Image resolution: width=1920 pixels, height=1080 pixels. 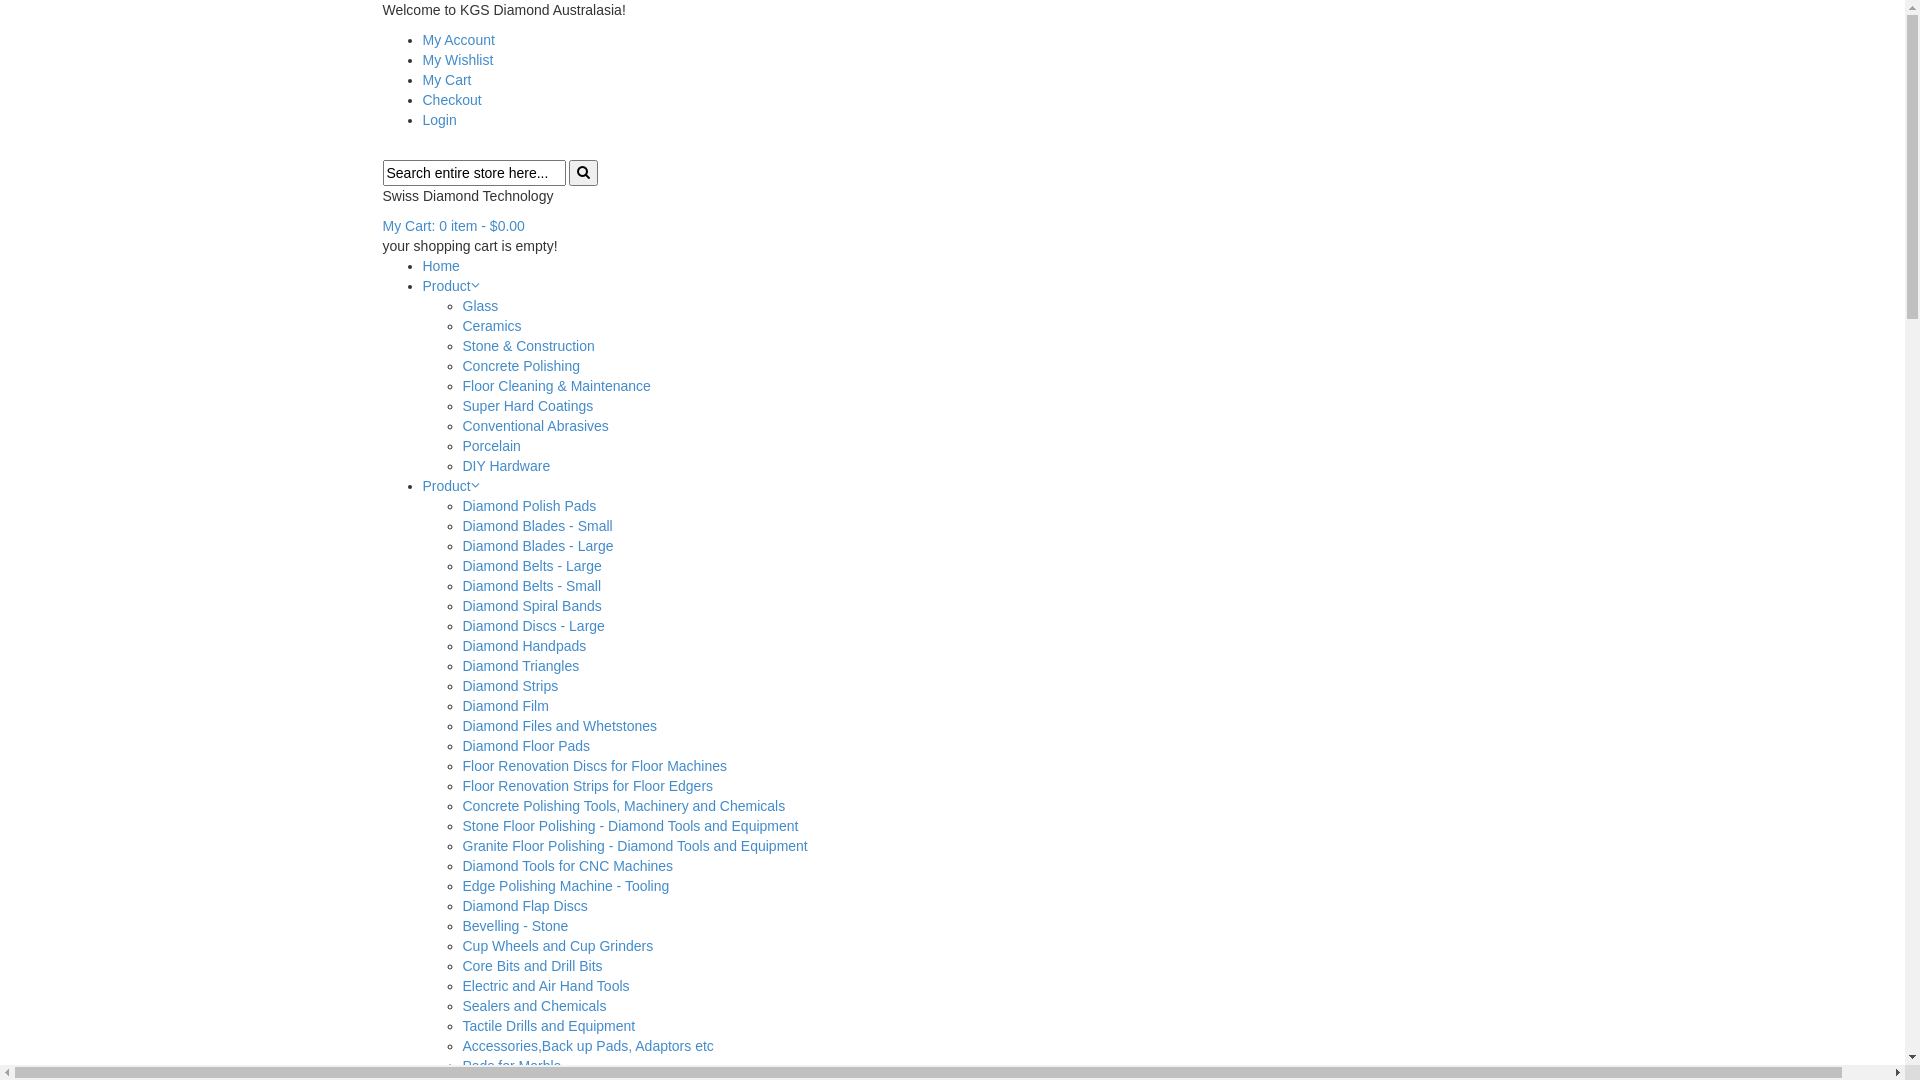 What do you see at coordinates (445, 486) in the screenshot?
I see `'Product'` at bounding box center [445, 486].